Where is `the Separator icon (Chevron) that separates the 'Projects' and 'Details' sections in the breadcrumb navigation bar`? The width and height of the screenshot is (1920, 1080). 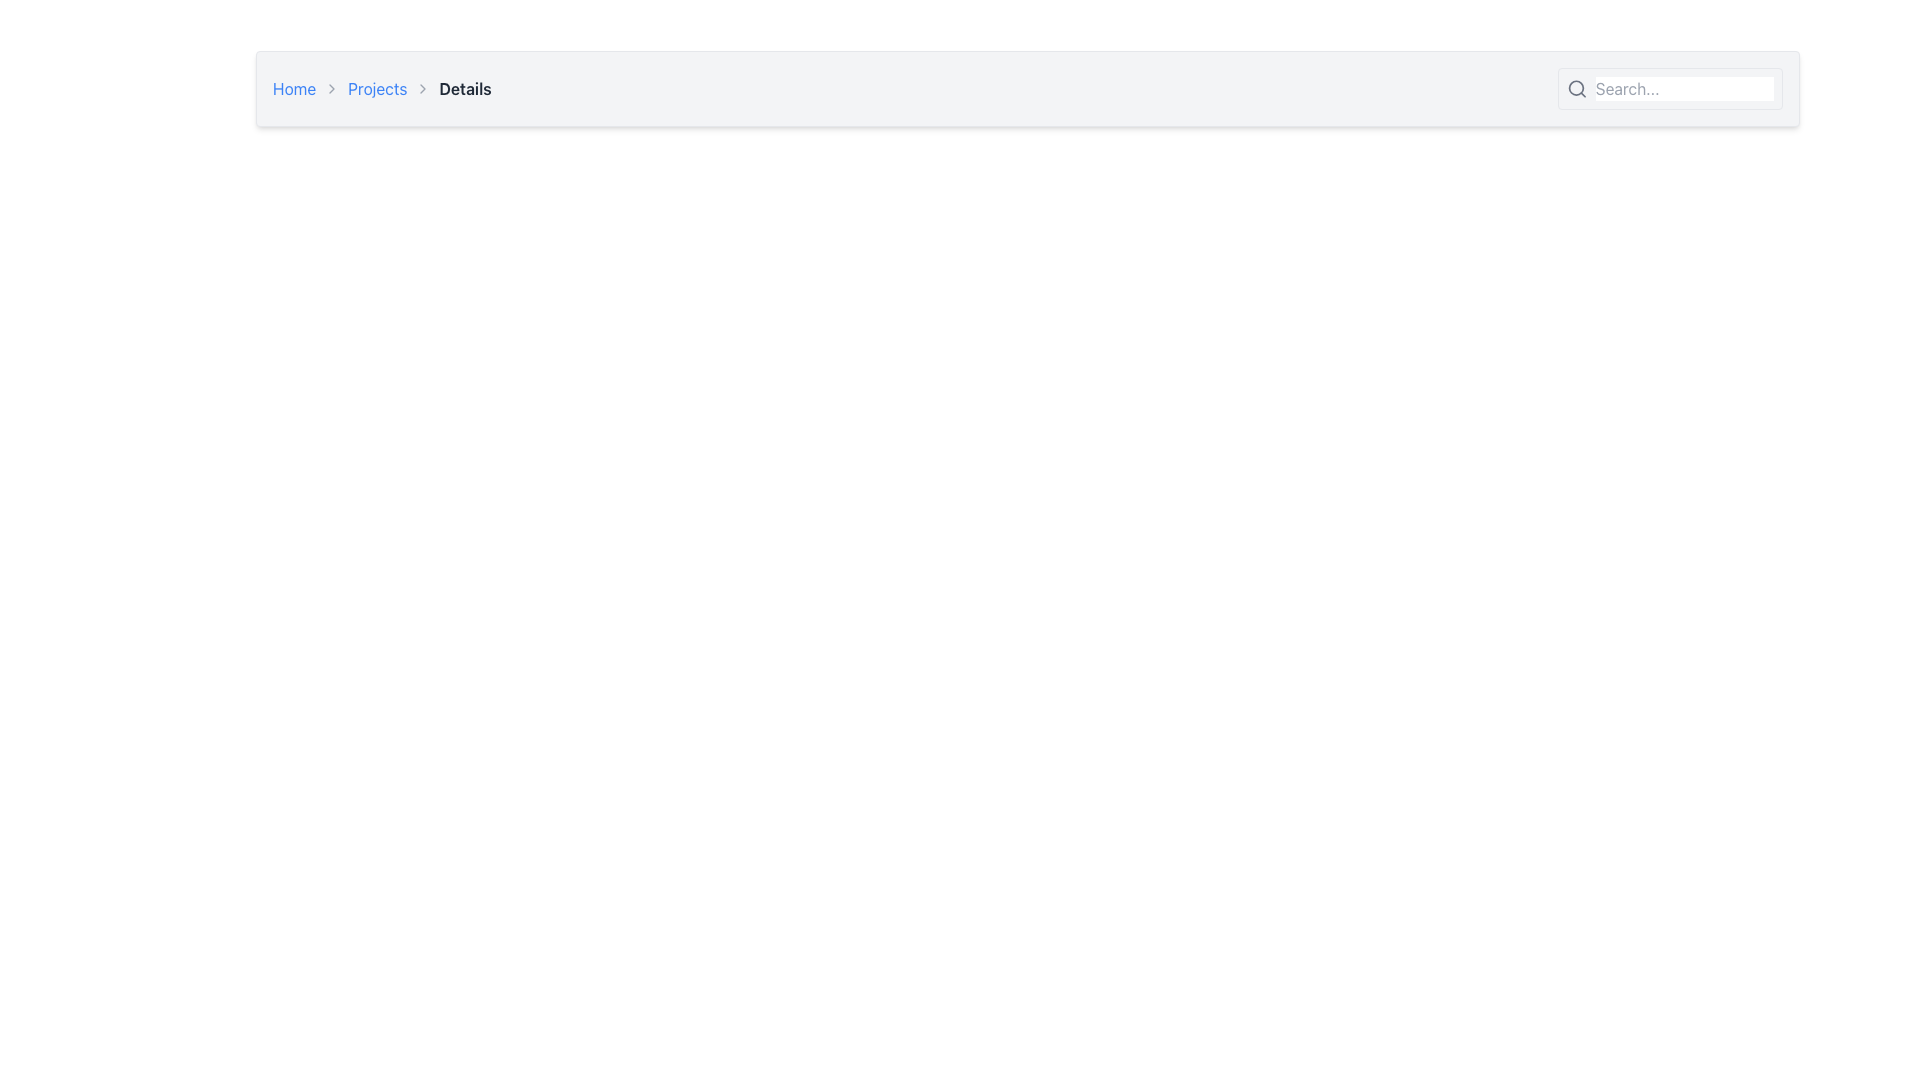
the Separator icon (Chevron) that separates the 'Projects' and 'Details' sections in the breadcrumb navigation bar is located at coordinates (422, 87).